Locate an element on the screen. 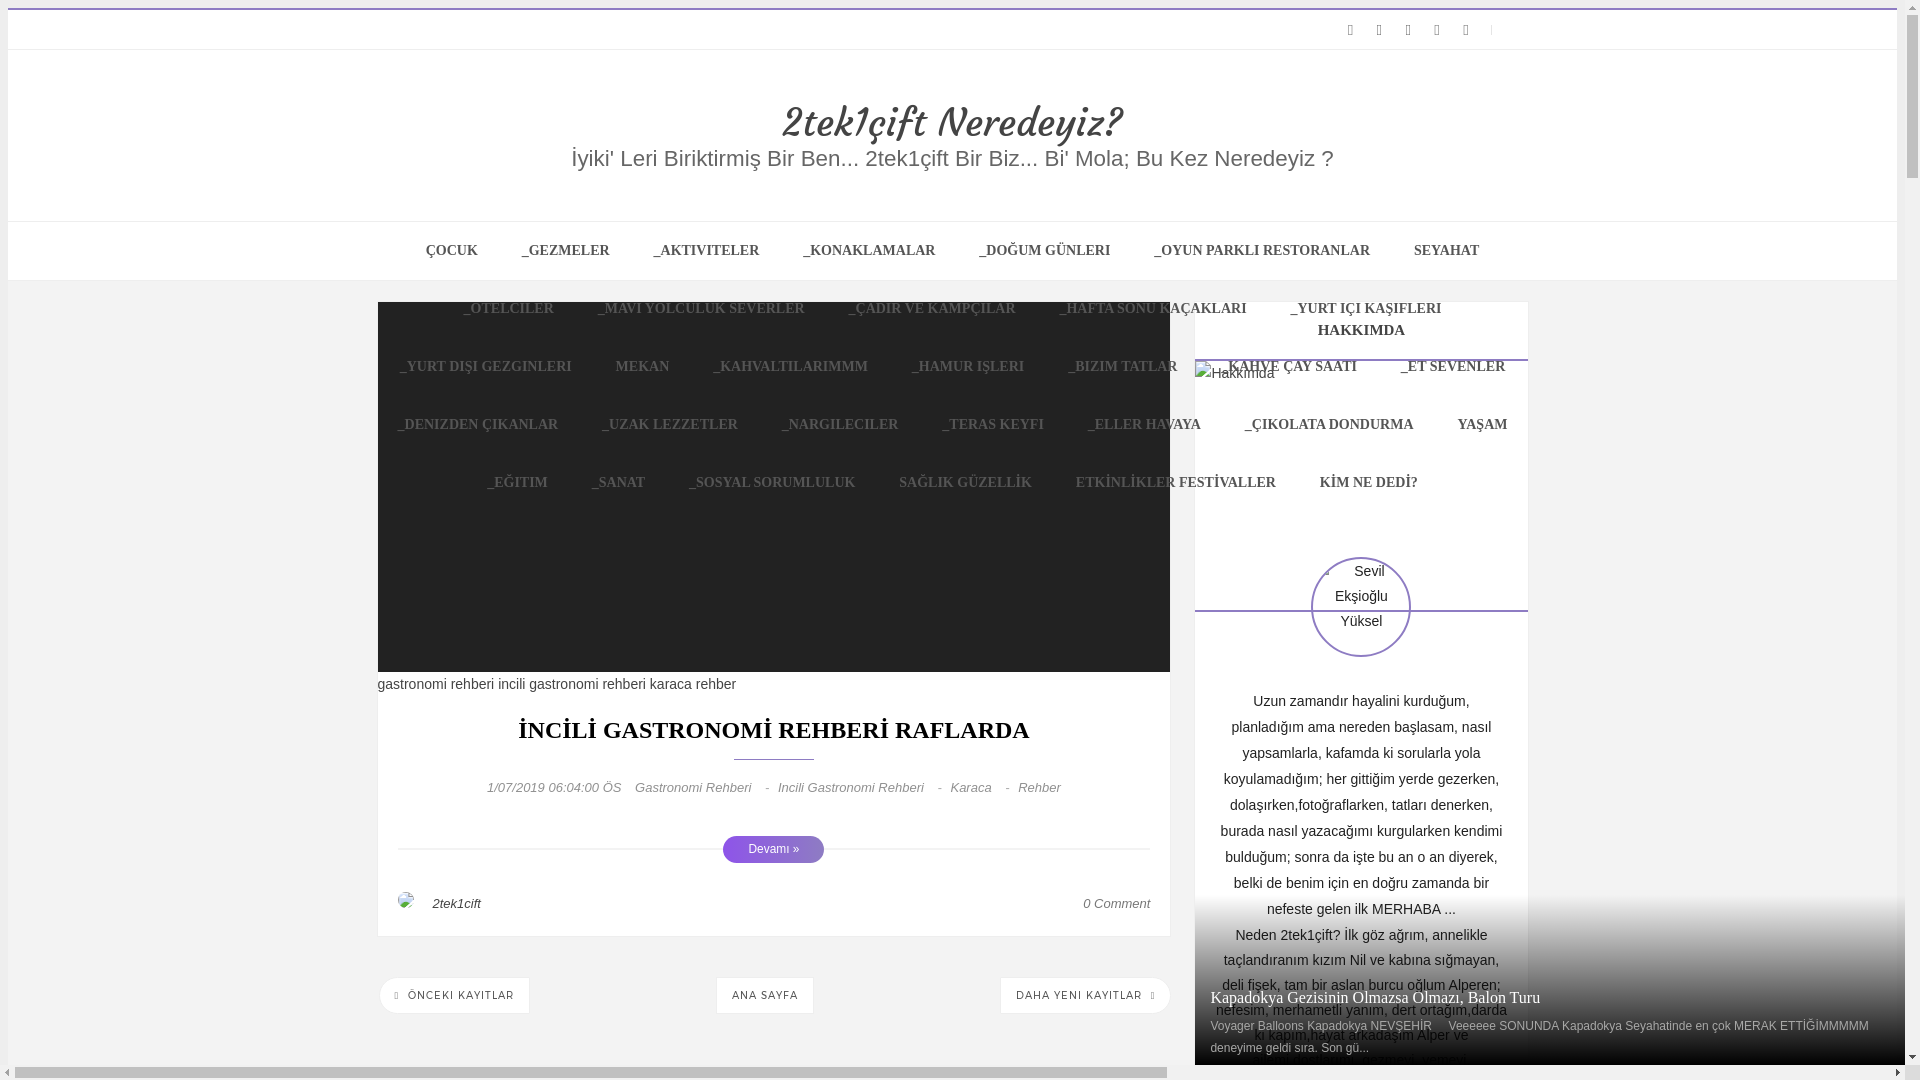 This screenshot has height=1080, width=1920. 'Incili Gastronomi Rehberi -' is located at coordinates (864, 786).